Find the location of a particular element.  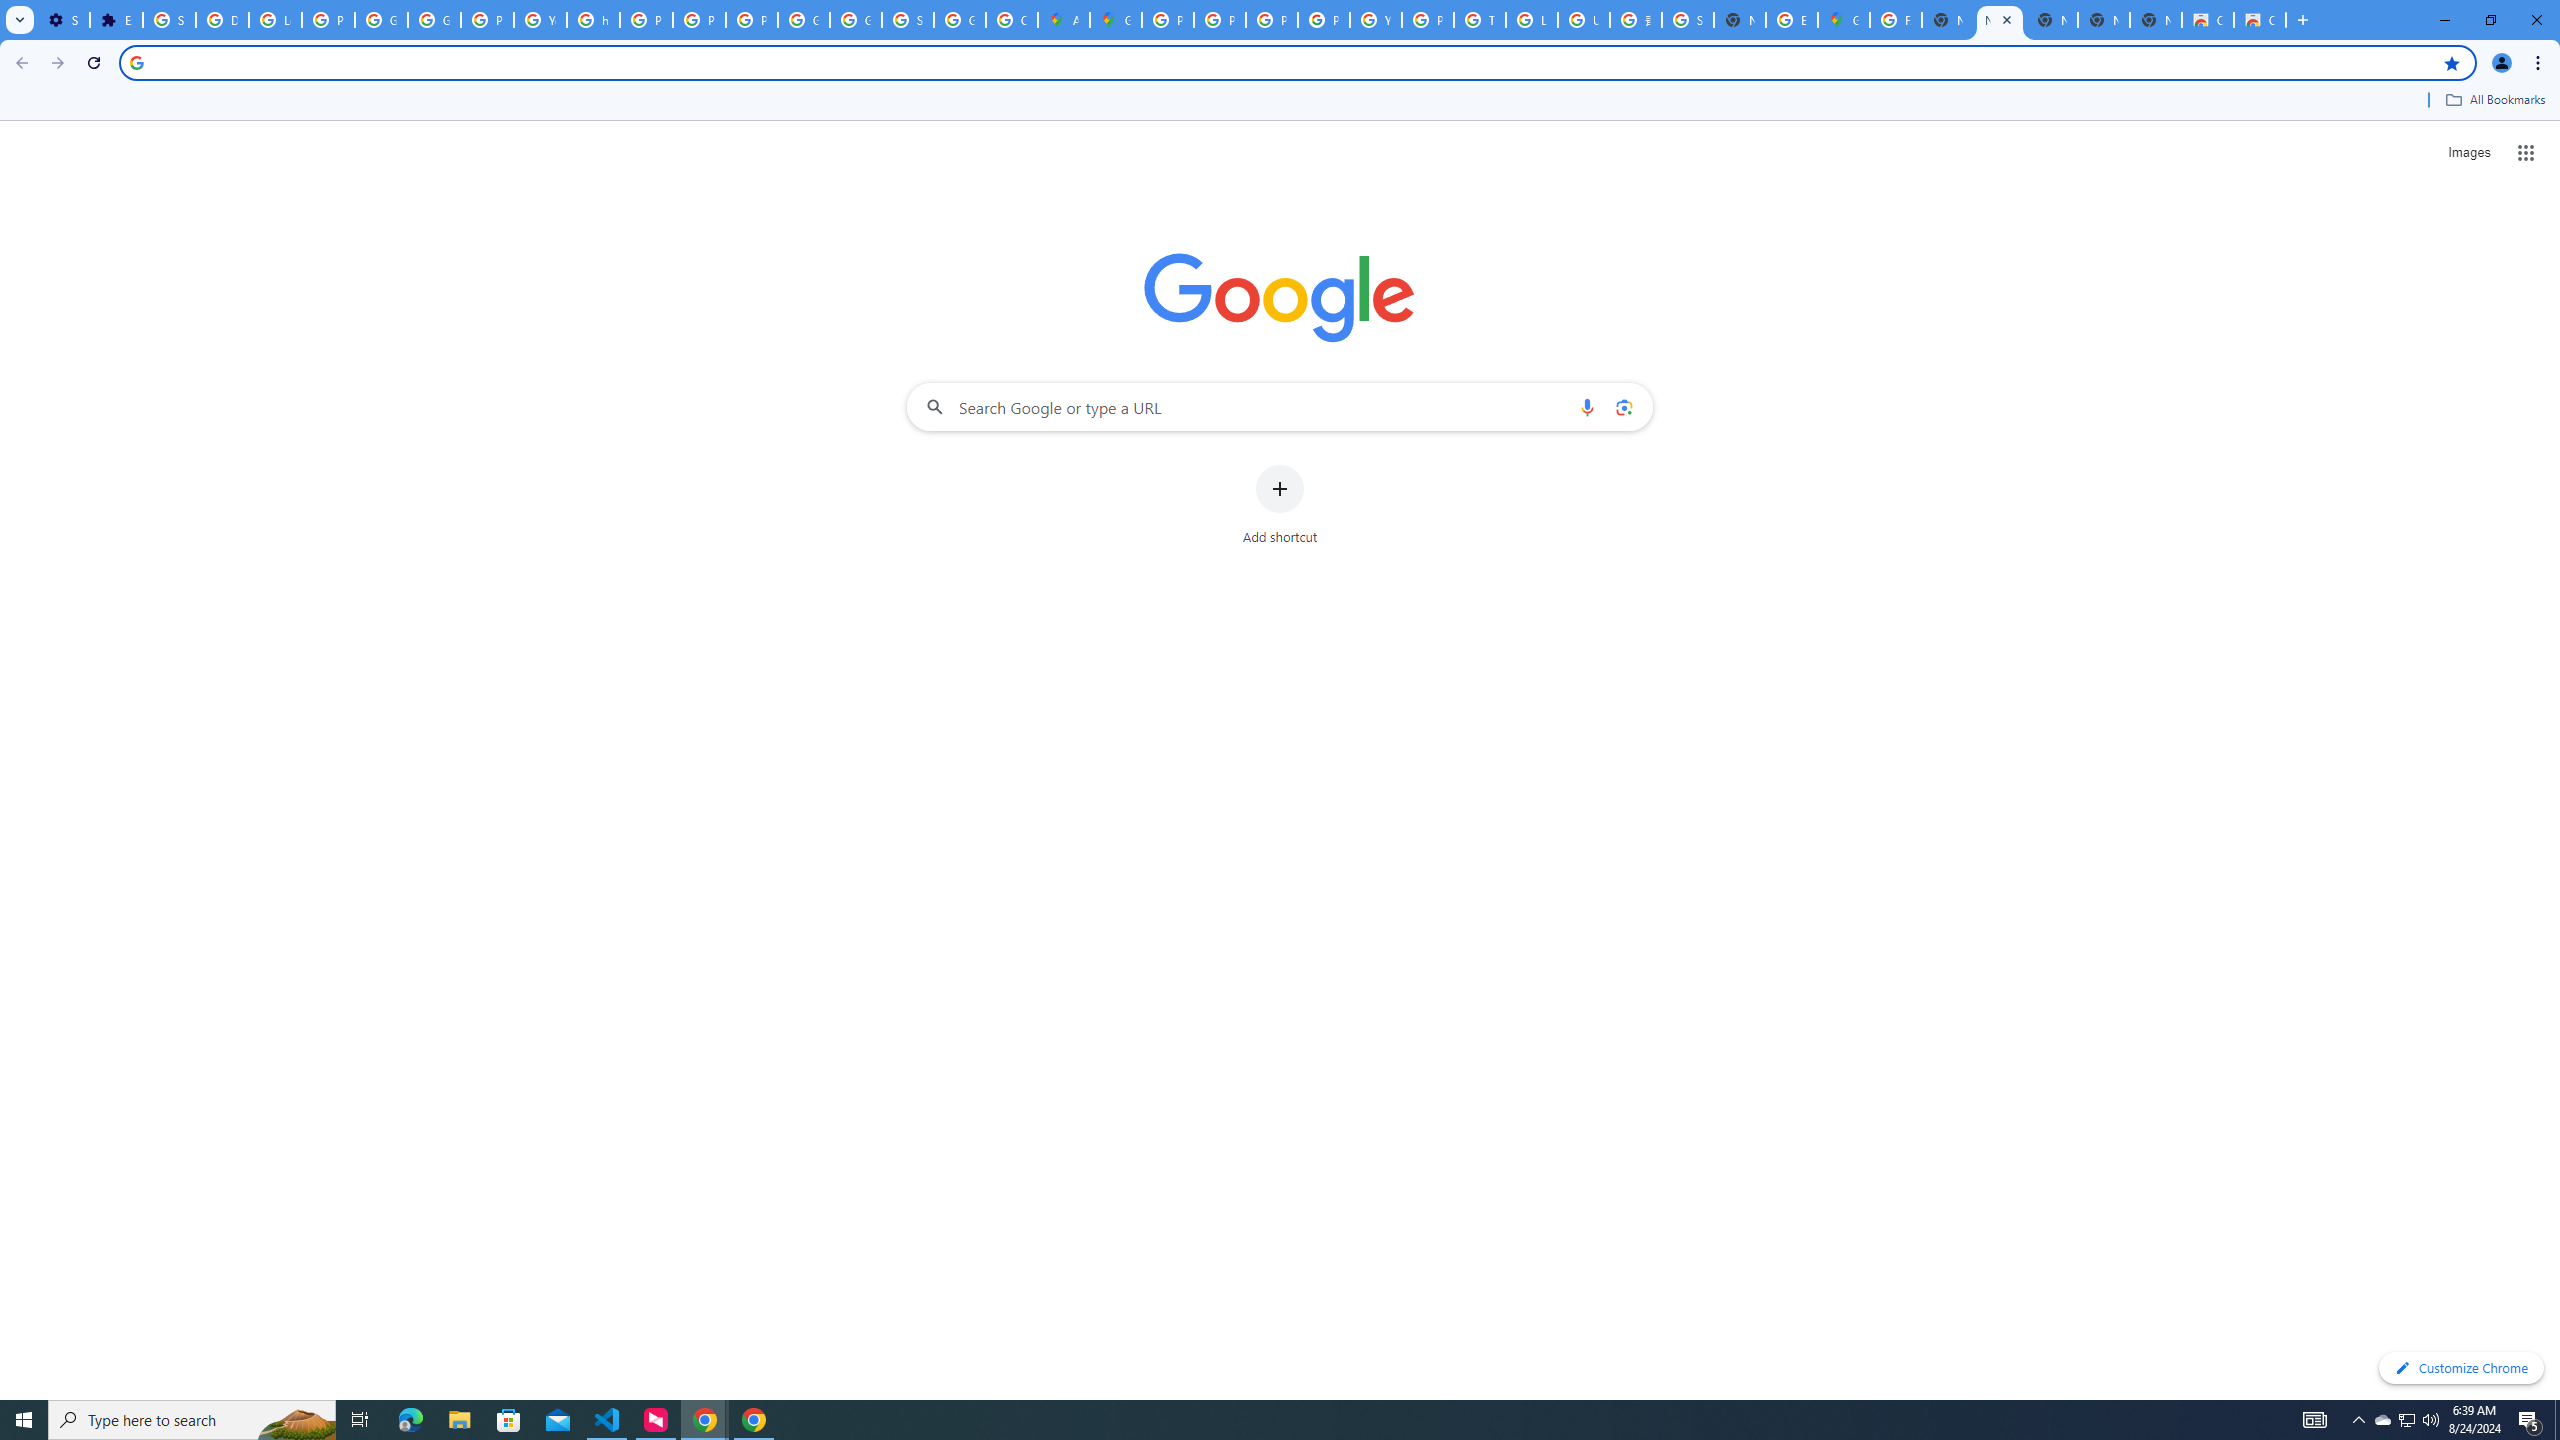

'Search for Images ' is located at coordinates (2469, 153).